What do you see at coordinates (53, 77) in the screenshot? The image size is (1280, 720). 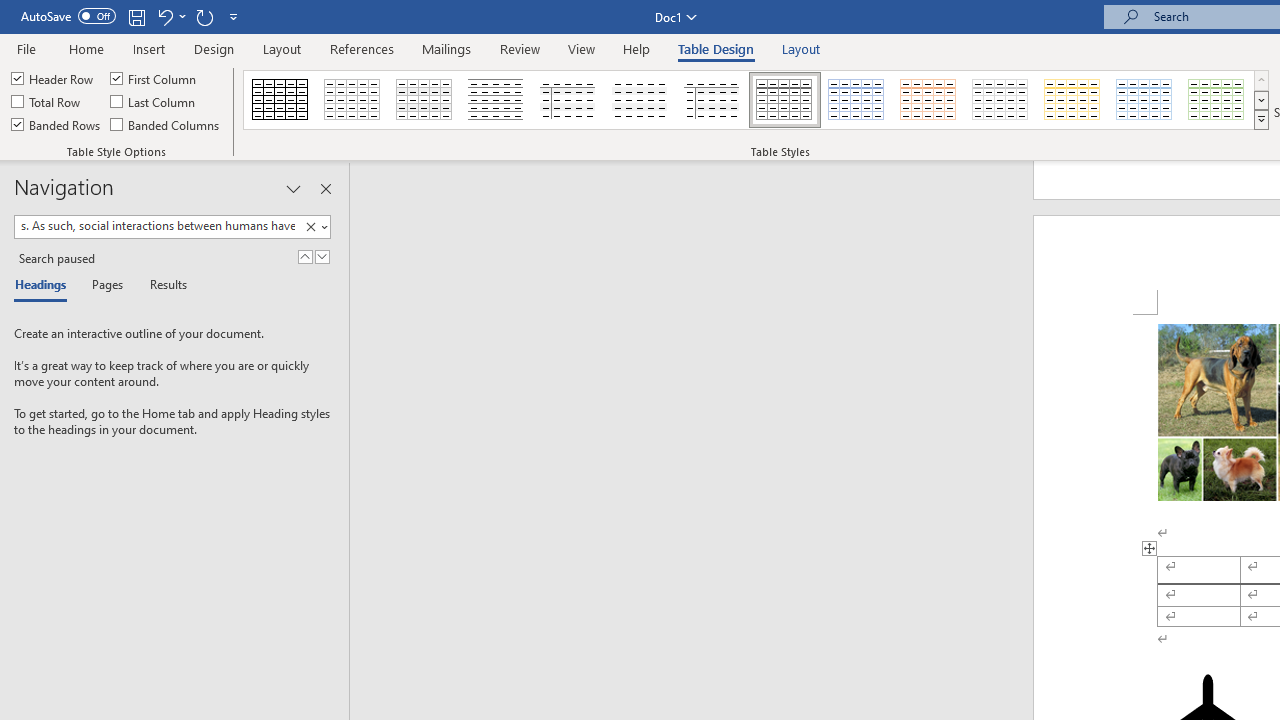 I see `'Header Row'` at bounding box center [53, 77].